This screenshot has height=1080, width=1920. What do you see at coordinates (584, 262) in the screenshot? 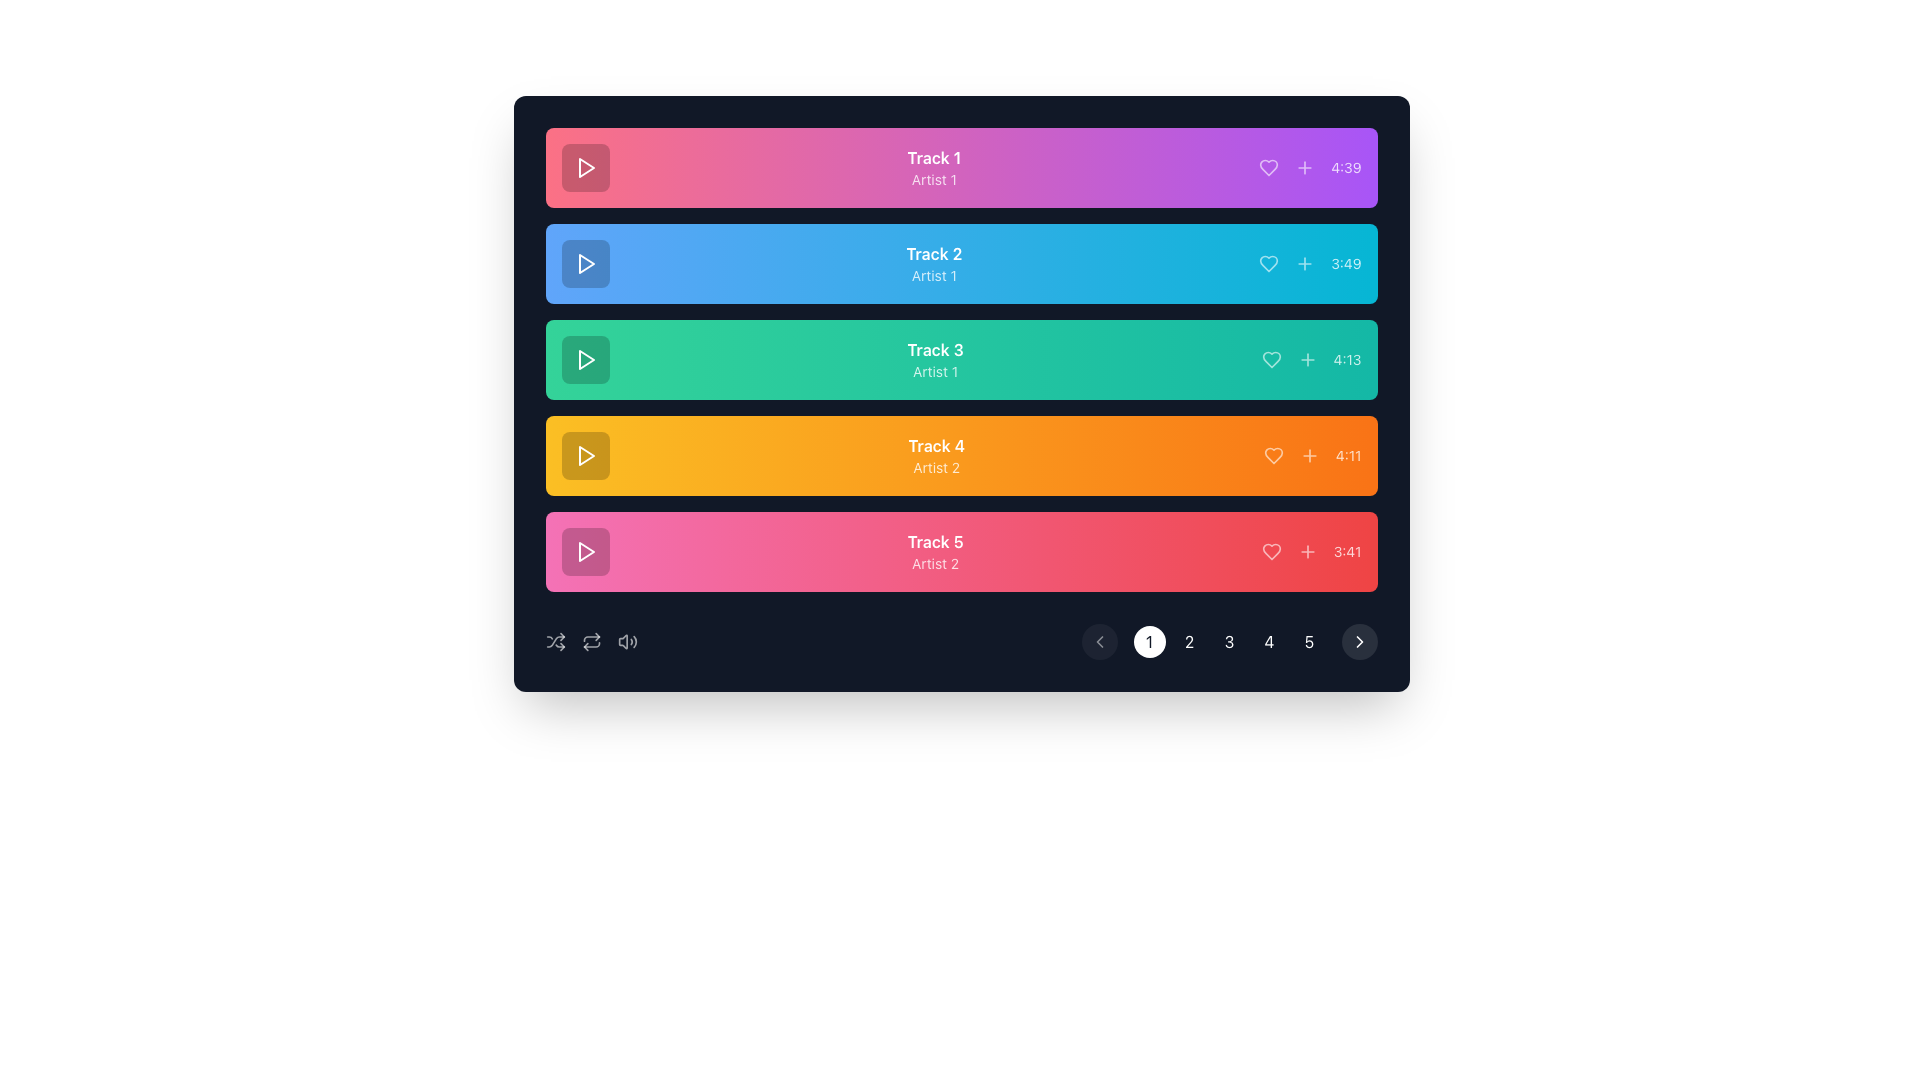
I see `the play button located in the top-left portion of the second track entry in the playlist interface` at bounding box center [584, 262].